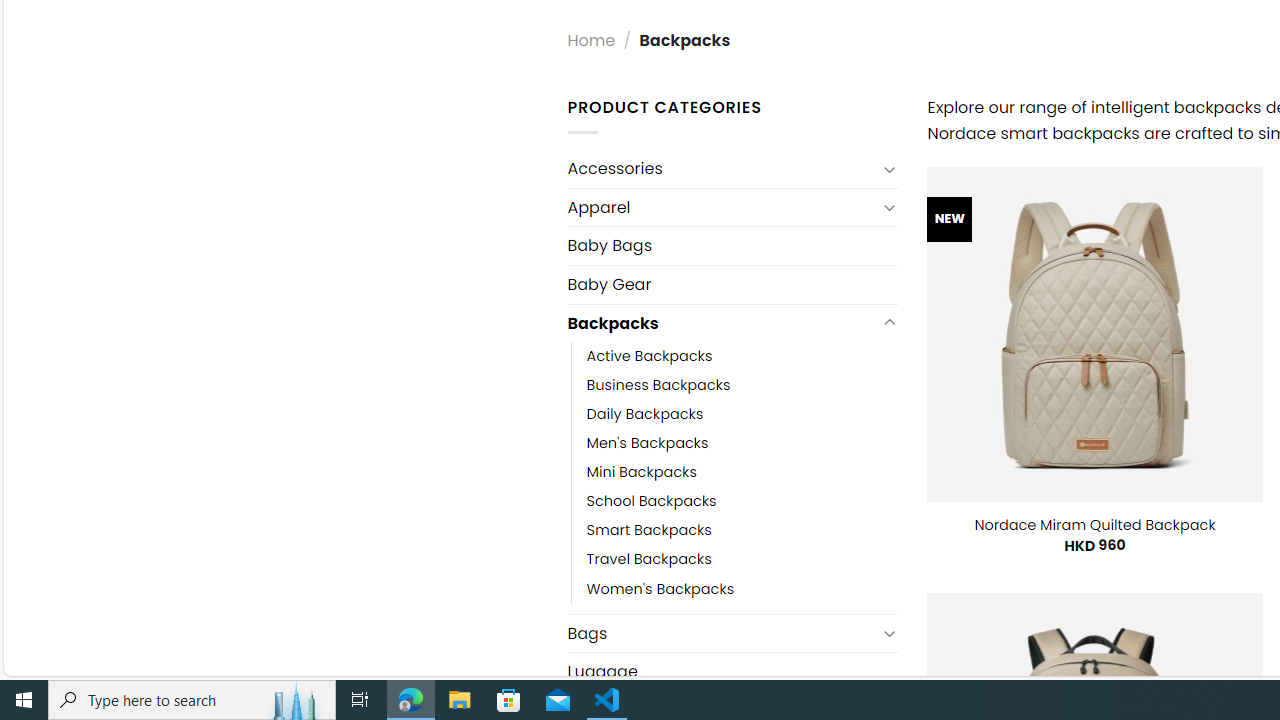 This screenshot has width=1280, height=720. What do you see at coordinates (720, 633) in the screenshot?
I see `'Bags'` at bounding box center [720, 633].